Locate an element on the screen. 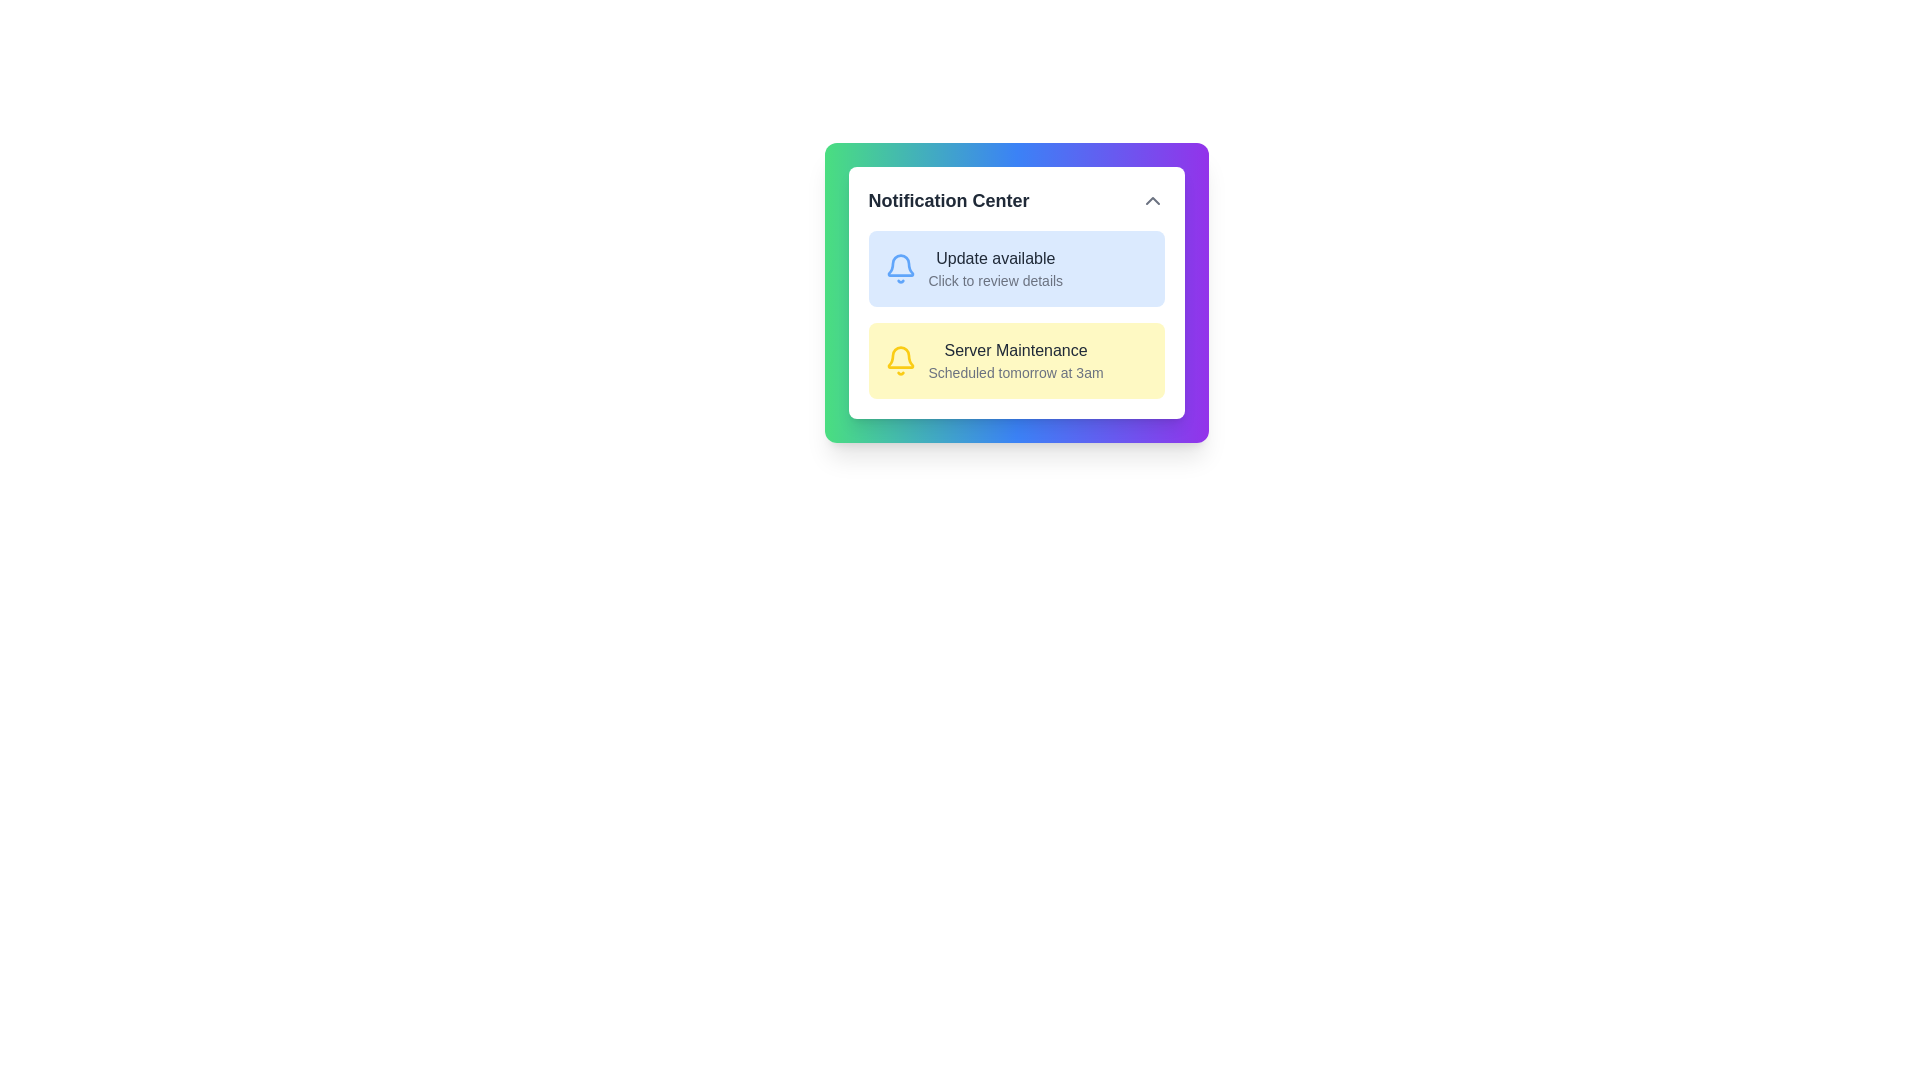  the text label that provides additional information about the 'Server Maintenance' notification, indicating the scheduled time as 'tomorrow at 3am' is located at coordinates (1016, 373).